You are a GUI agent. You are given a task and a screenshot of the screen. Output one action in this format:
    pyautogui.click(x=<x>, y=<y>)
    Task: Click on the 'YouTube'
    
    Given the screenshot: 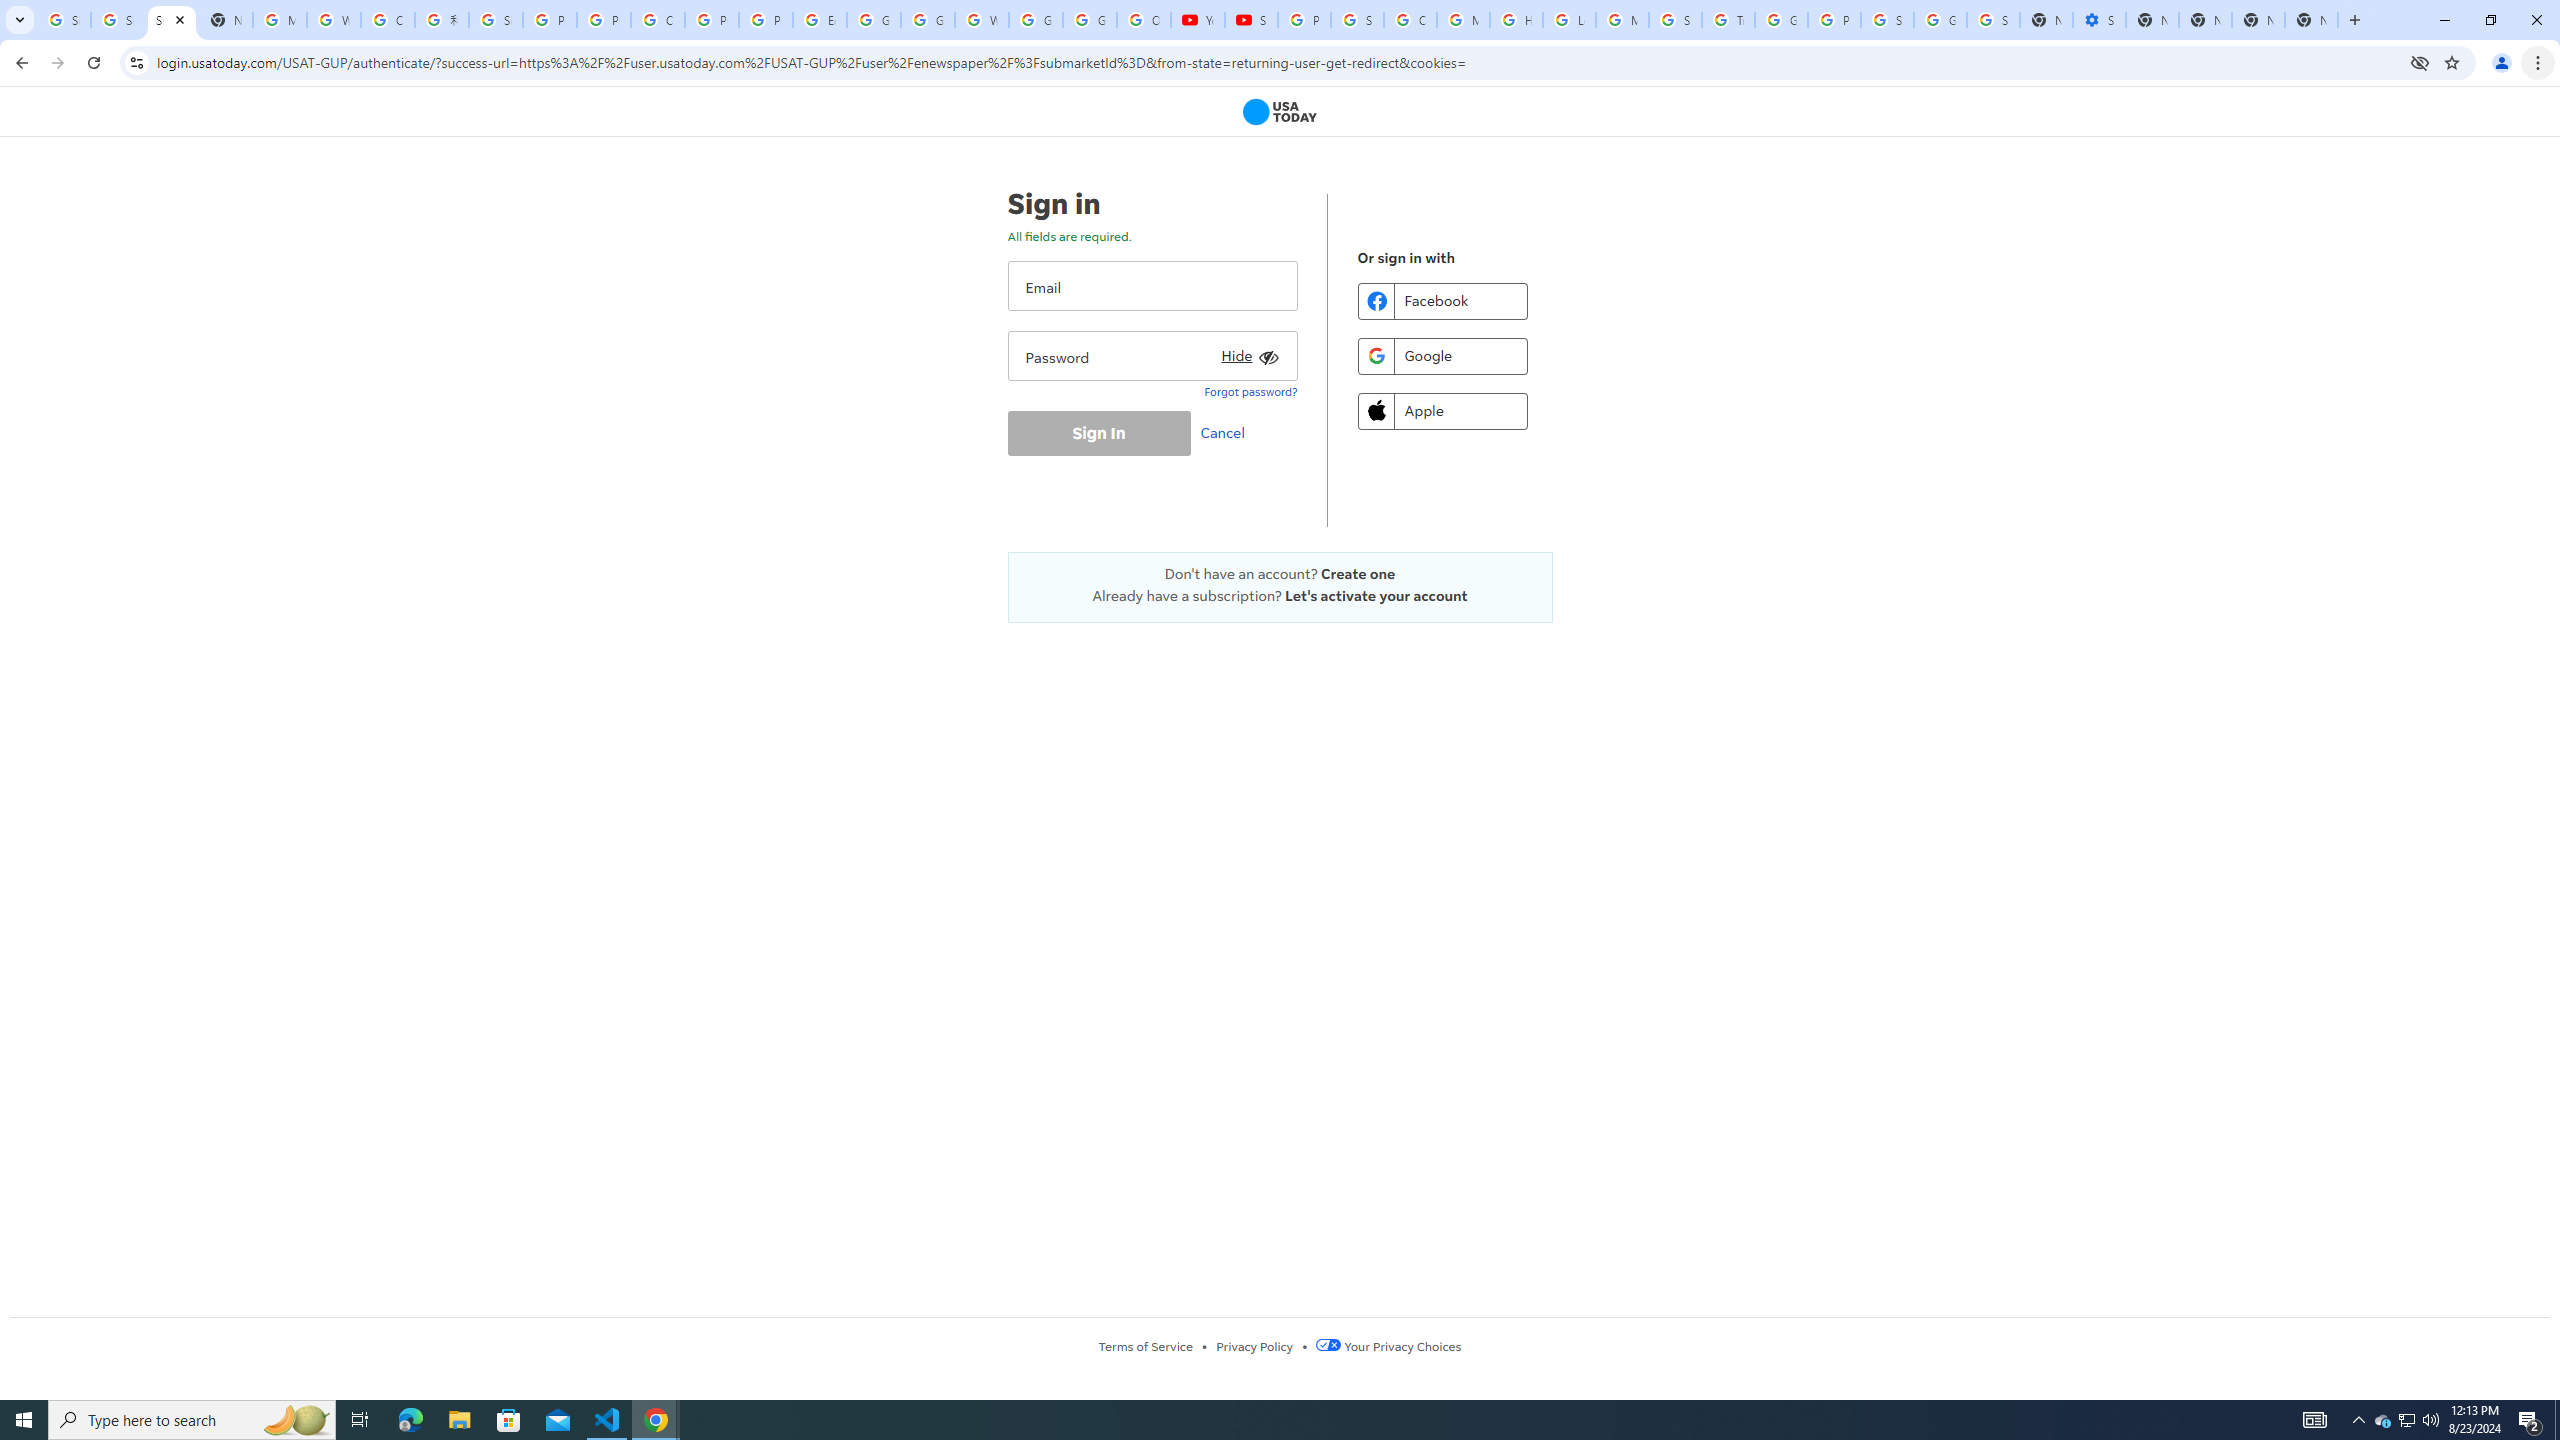 What is the action you would take?
    pyautogui.click(x=1198, y=19)
    